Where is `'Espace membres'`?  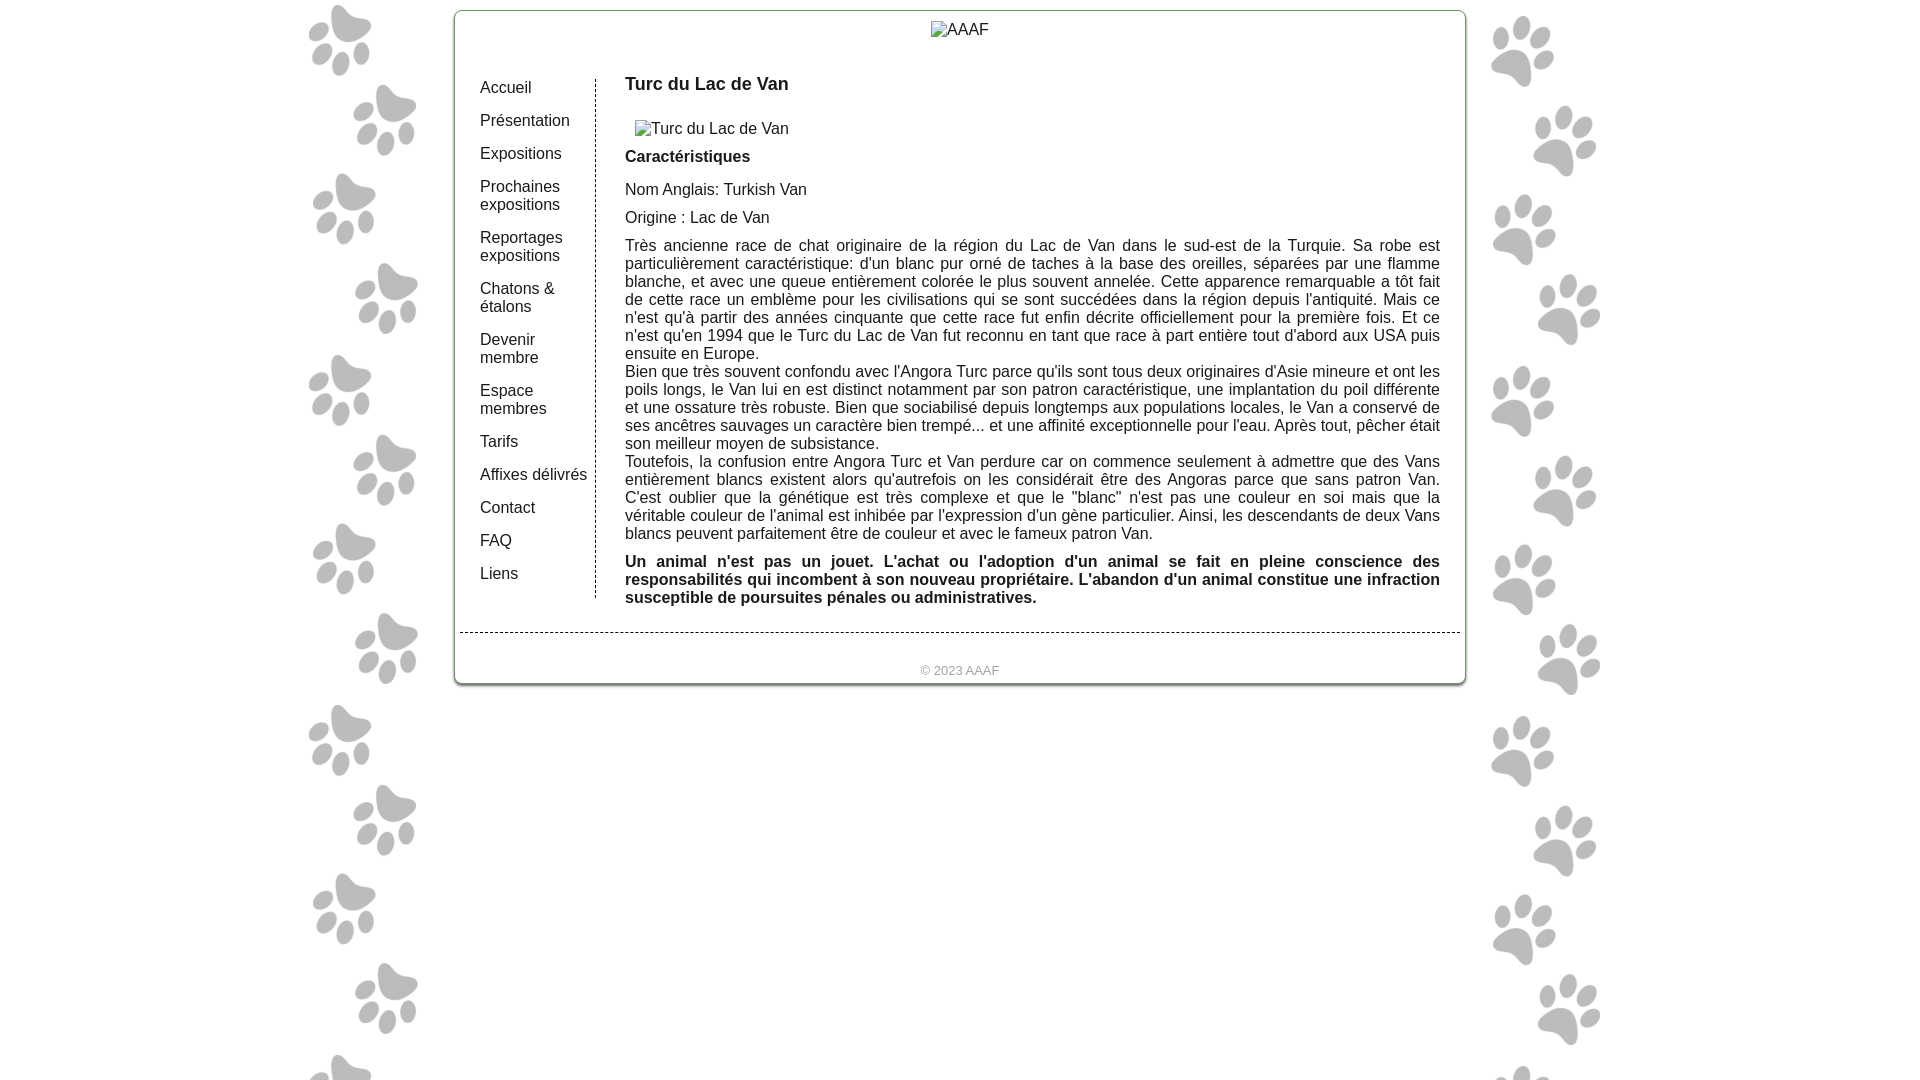
'Espace membres' is located at coordinates (513, 399).